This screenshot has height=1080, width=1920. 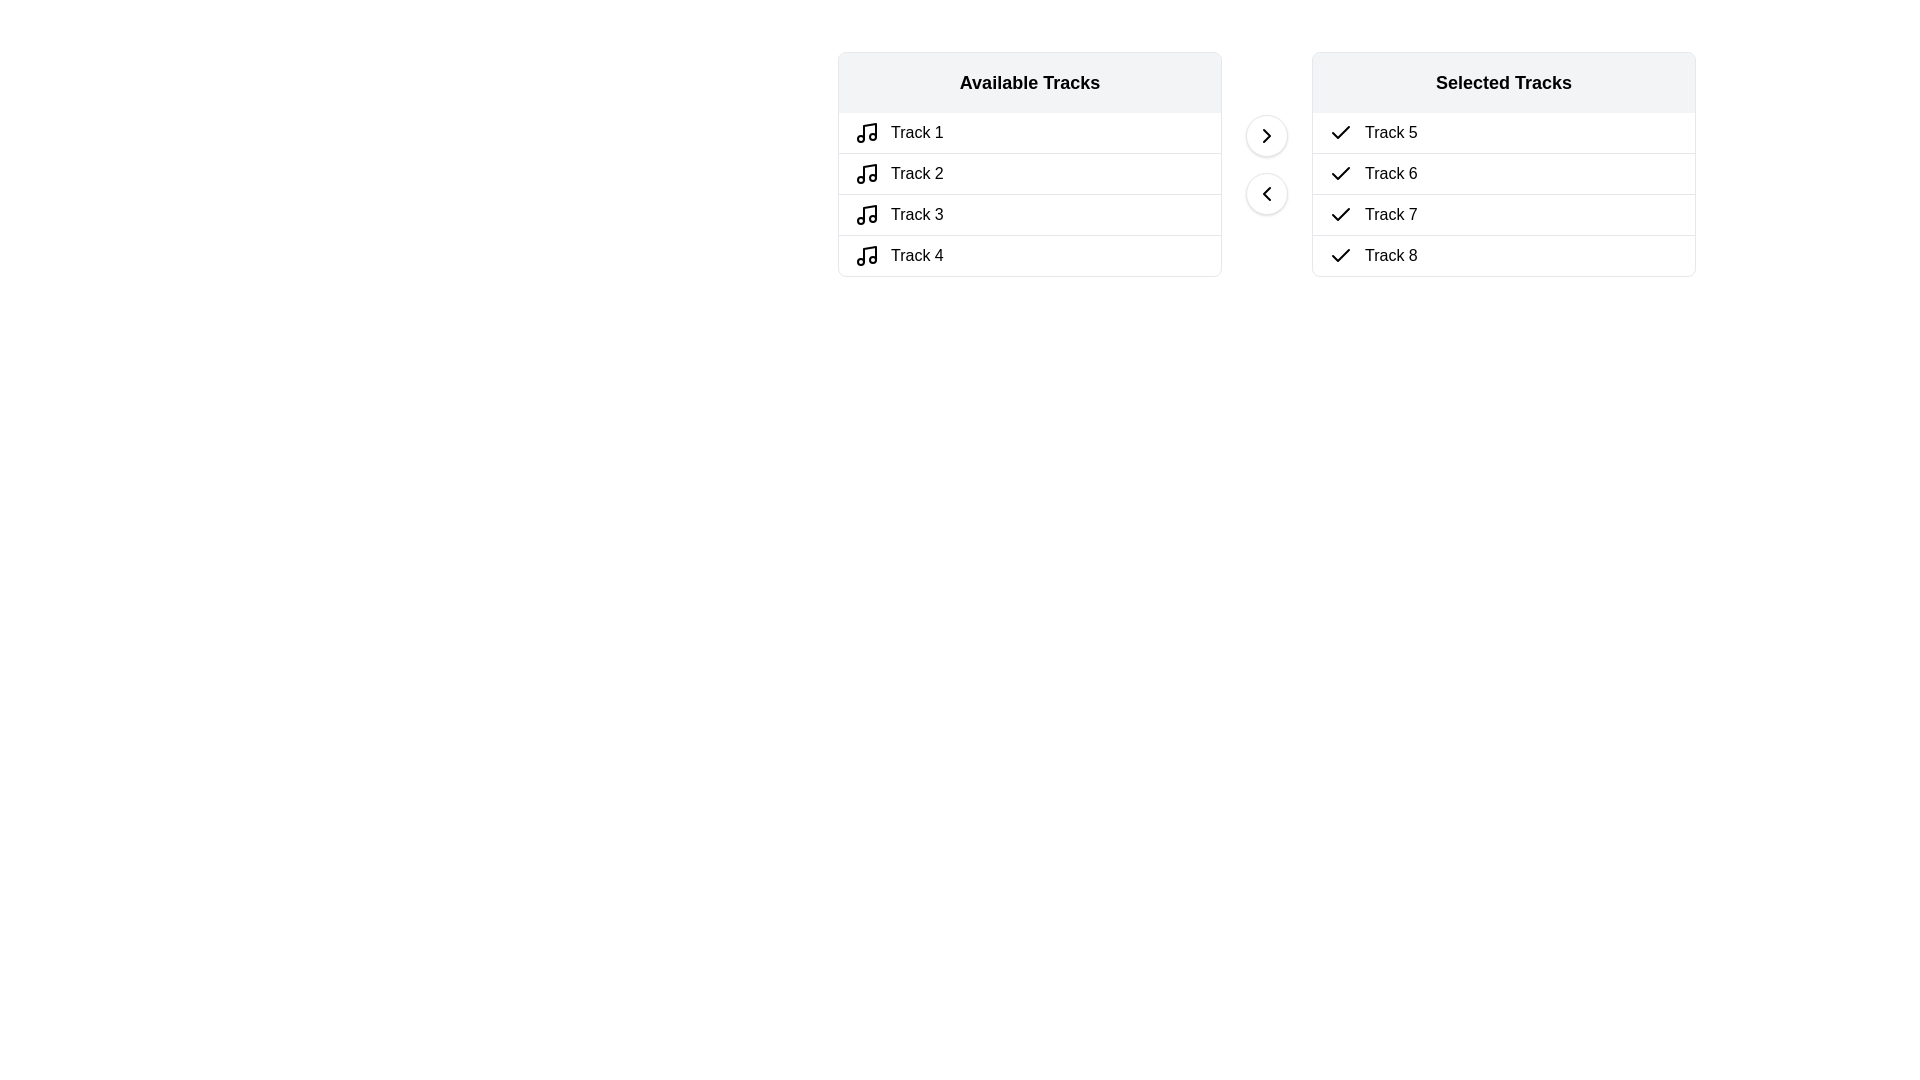 What do you see at coordinates (1340, 172) in the screenshot?
I see `the state of the checkmark icon with a black outline next to 'Track 6' in the 'Selected Tracks' section` at bounding box center [1340, 172].